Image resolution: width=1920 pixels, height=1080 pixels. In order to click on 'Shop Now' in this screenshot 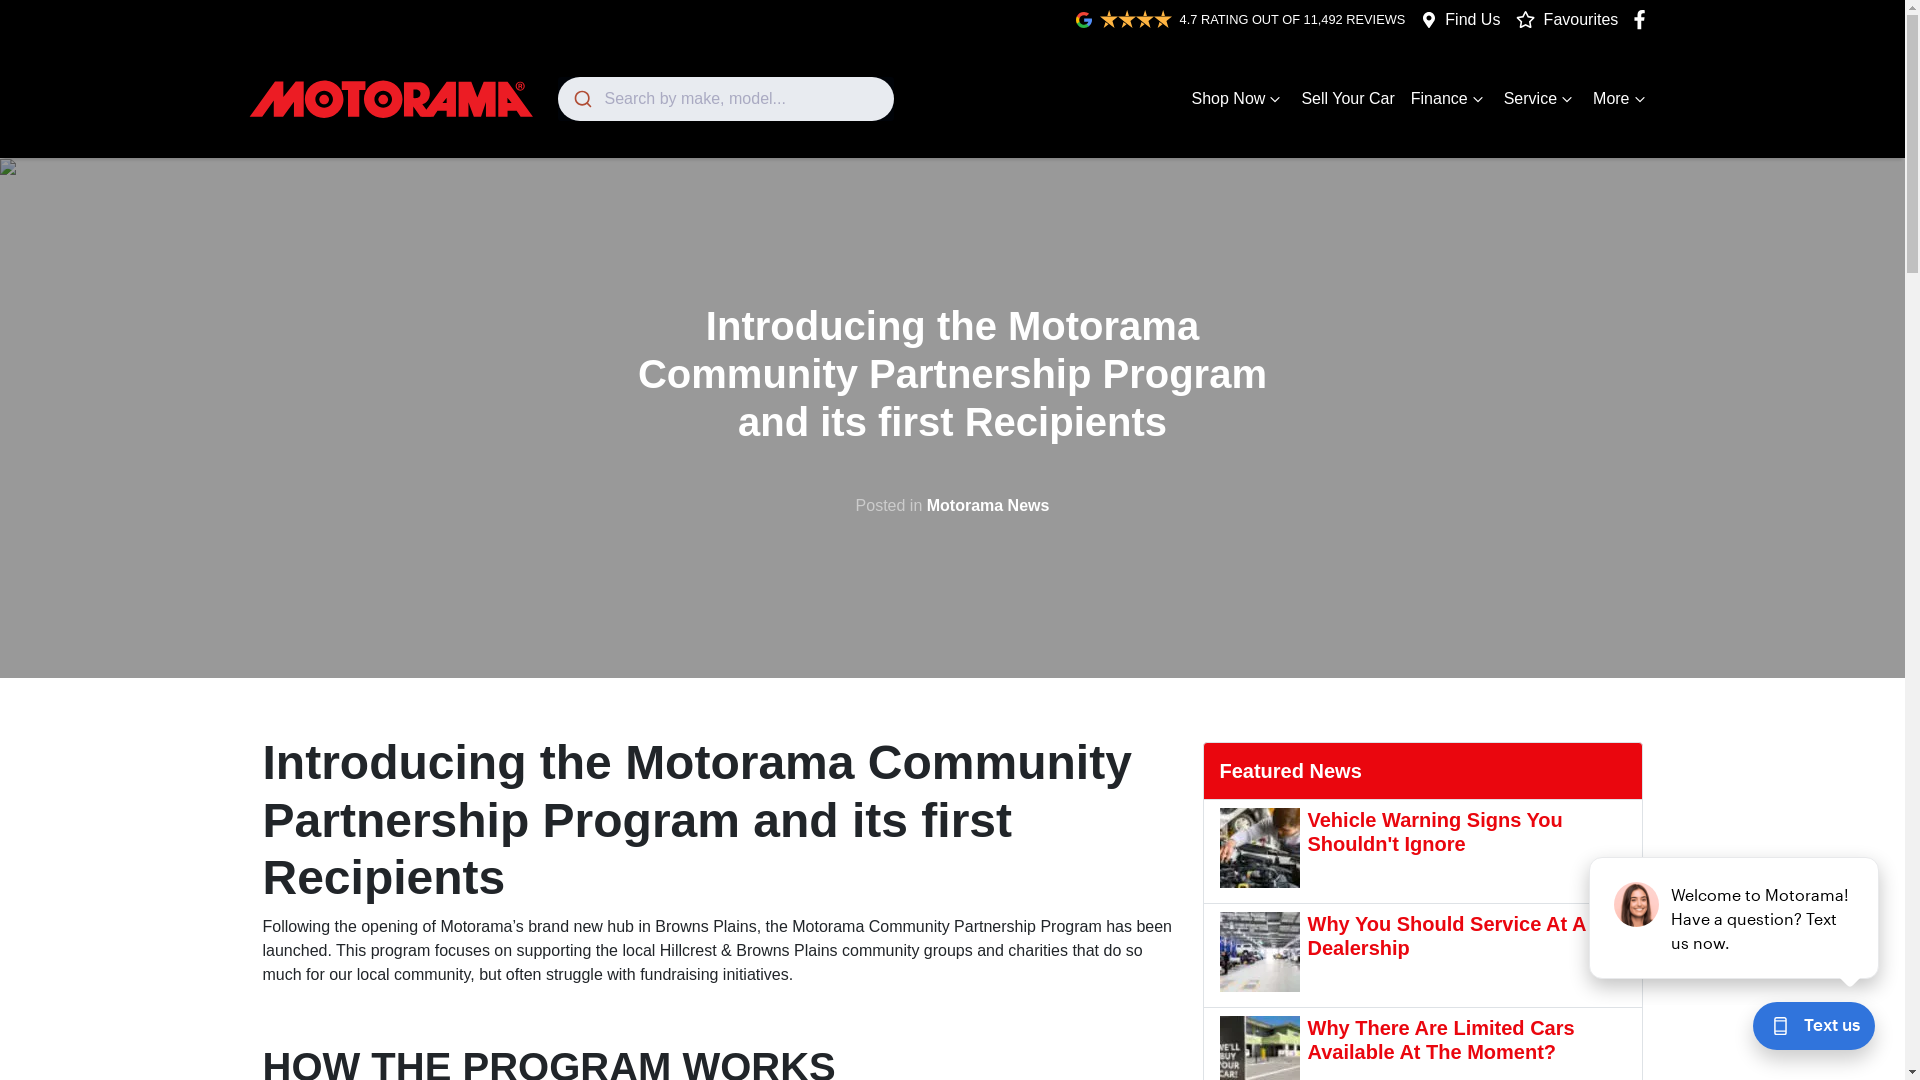, I will do `click(1184, 99)`.